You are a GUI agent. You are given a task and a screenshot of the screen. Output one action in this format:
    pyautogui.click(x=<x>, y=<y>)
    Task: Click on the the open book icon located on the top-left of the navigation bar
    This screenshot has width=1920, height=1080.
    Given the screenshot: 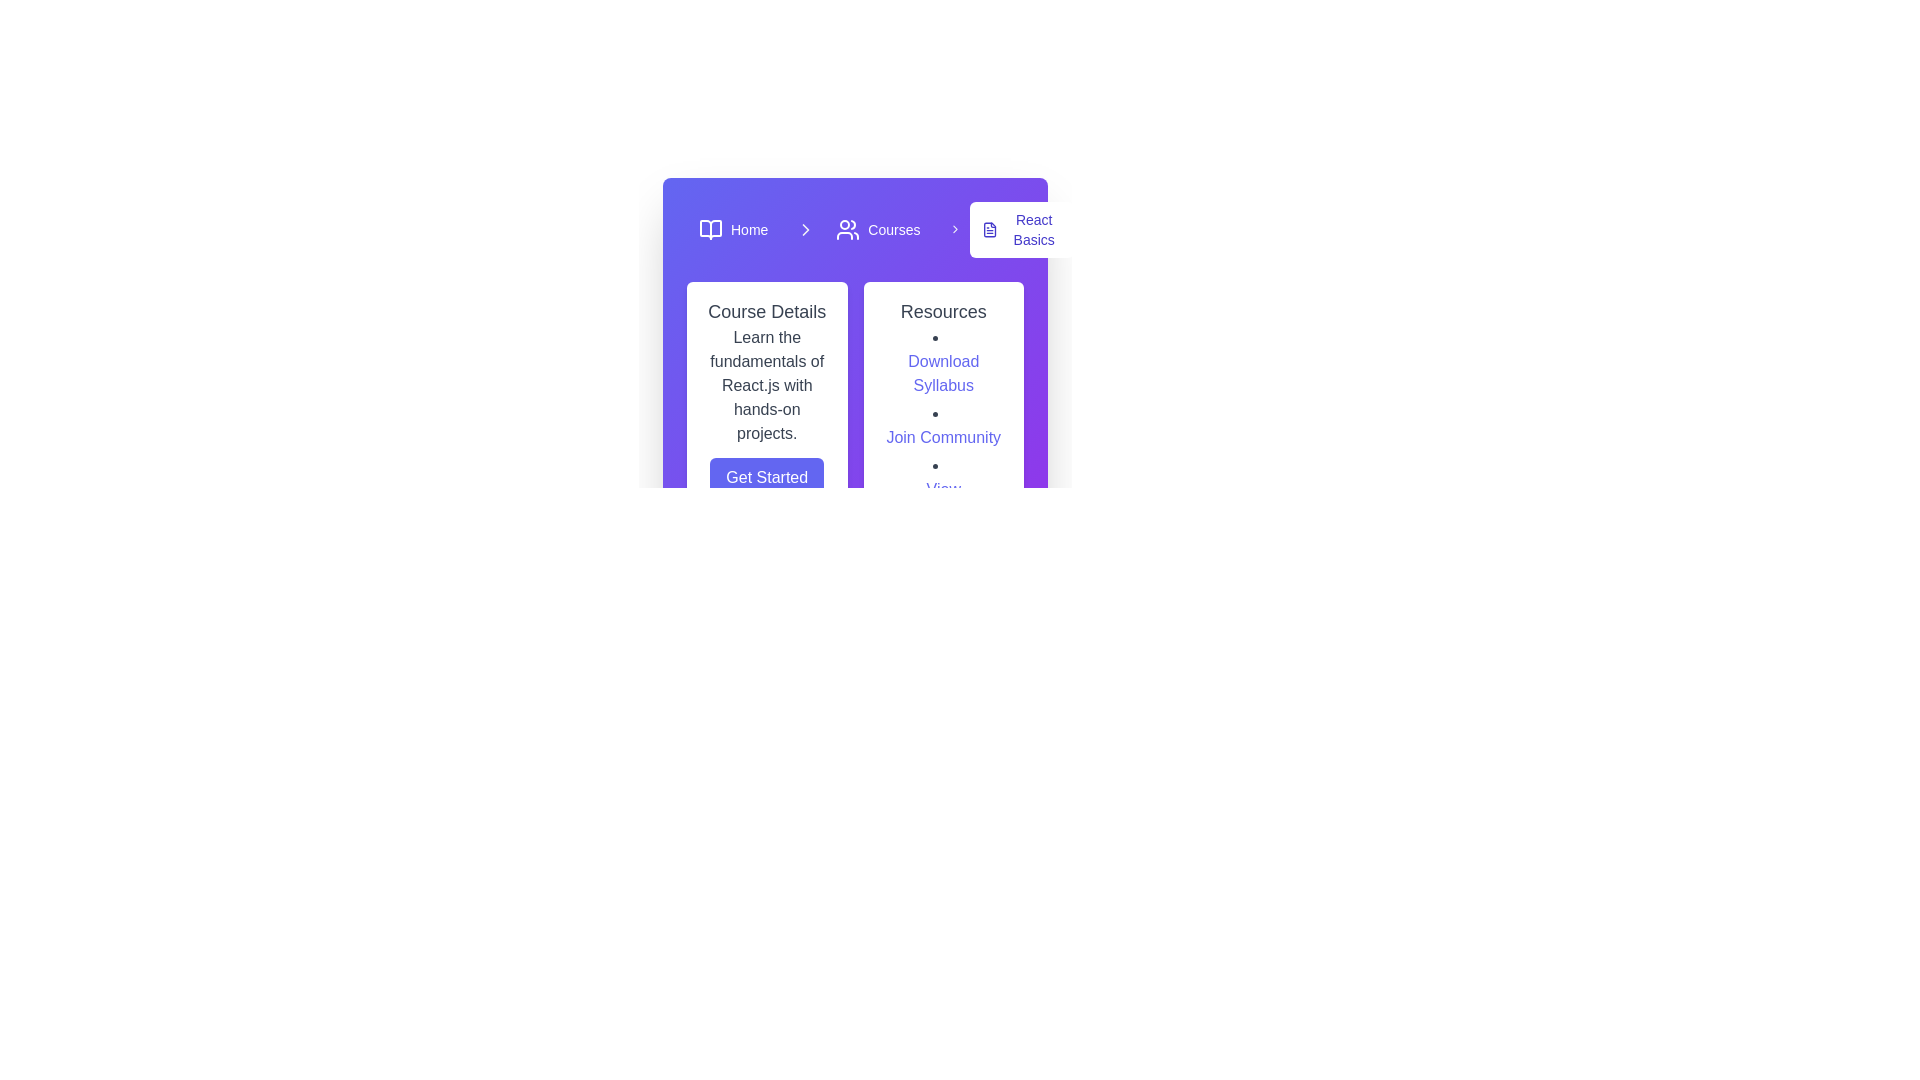 What is the action you would take?
    pyautogui.click(x=710, y=229)
    